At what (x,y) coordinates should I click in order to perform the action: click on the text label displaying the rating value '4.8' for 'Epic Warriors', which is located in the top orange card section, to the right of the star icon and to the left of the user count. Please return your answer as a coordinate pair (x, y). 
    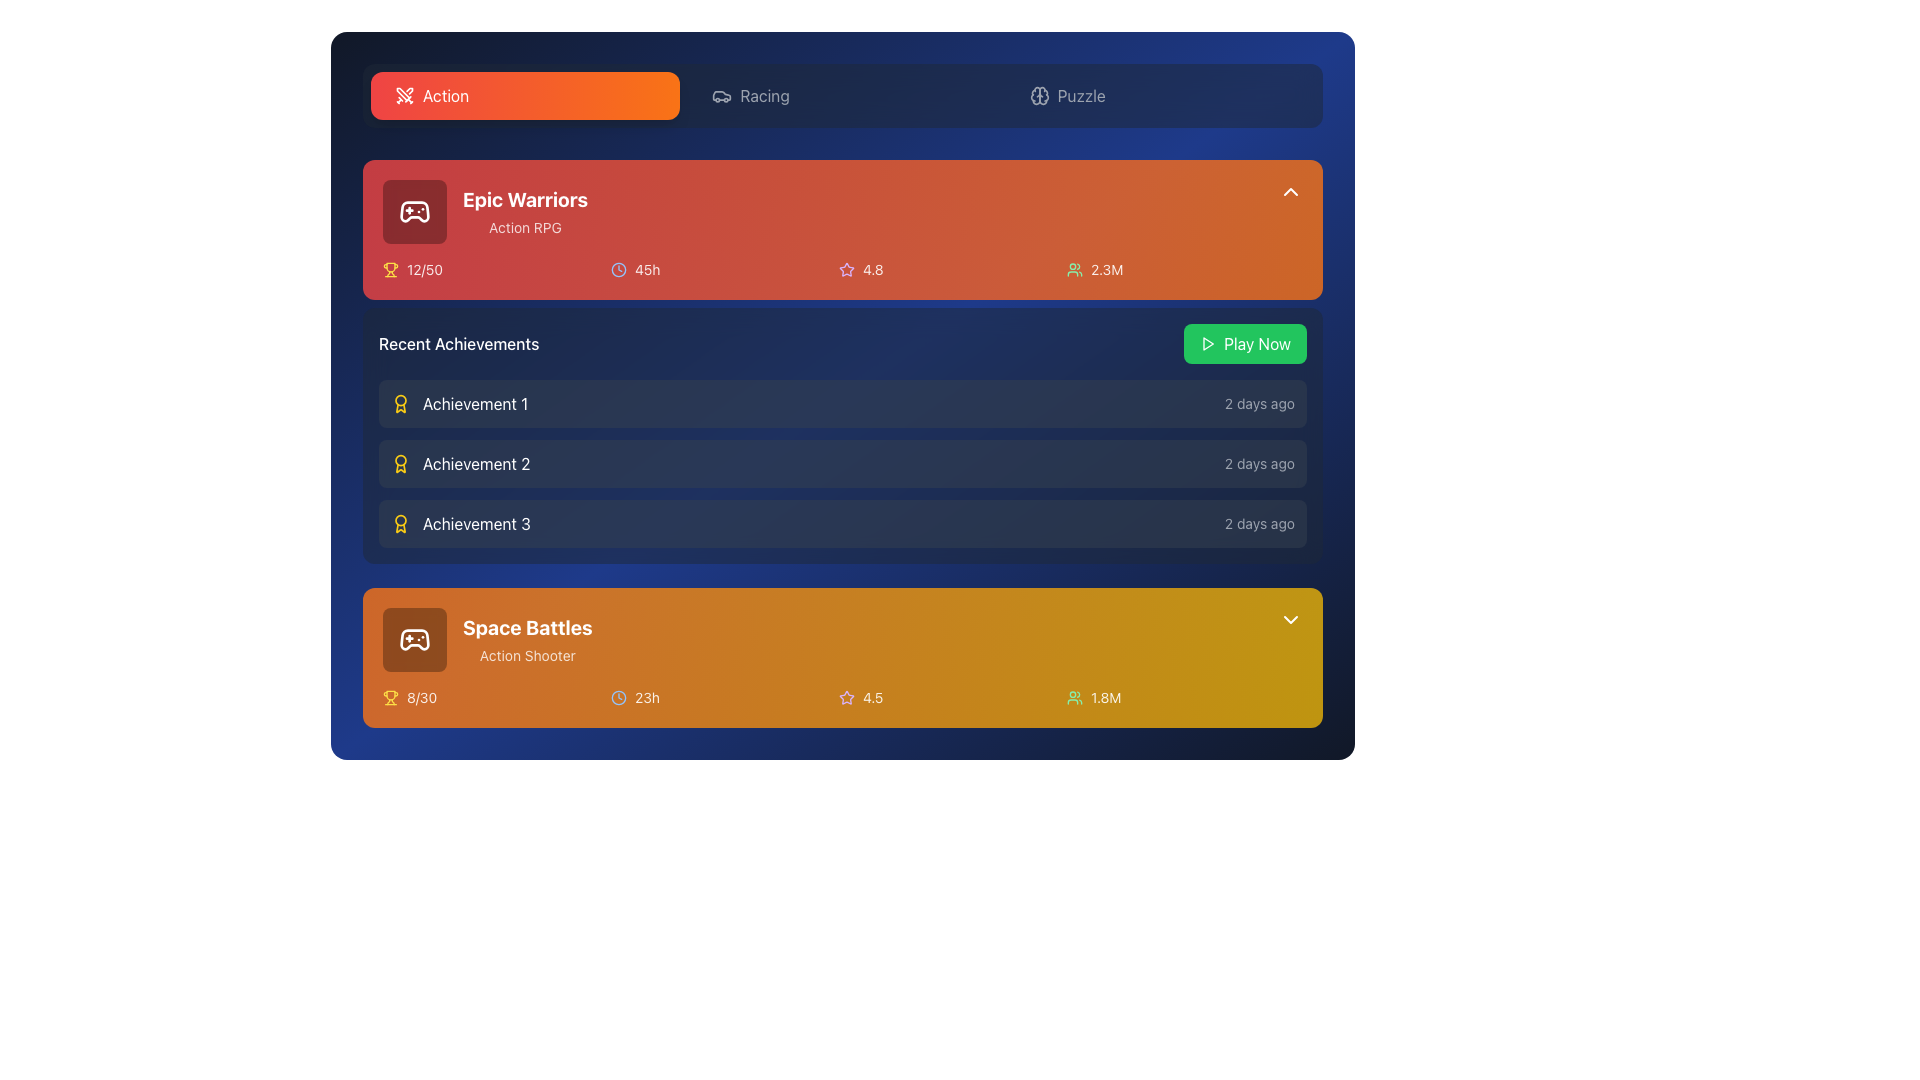
    Looking at the image, I should click on (873, 270).